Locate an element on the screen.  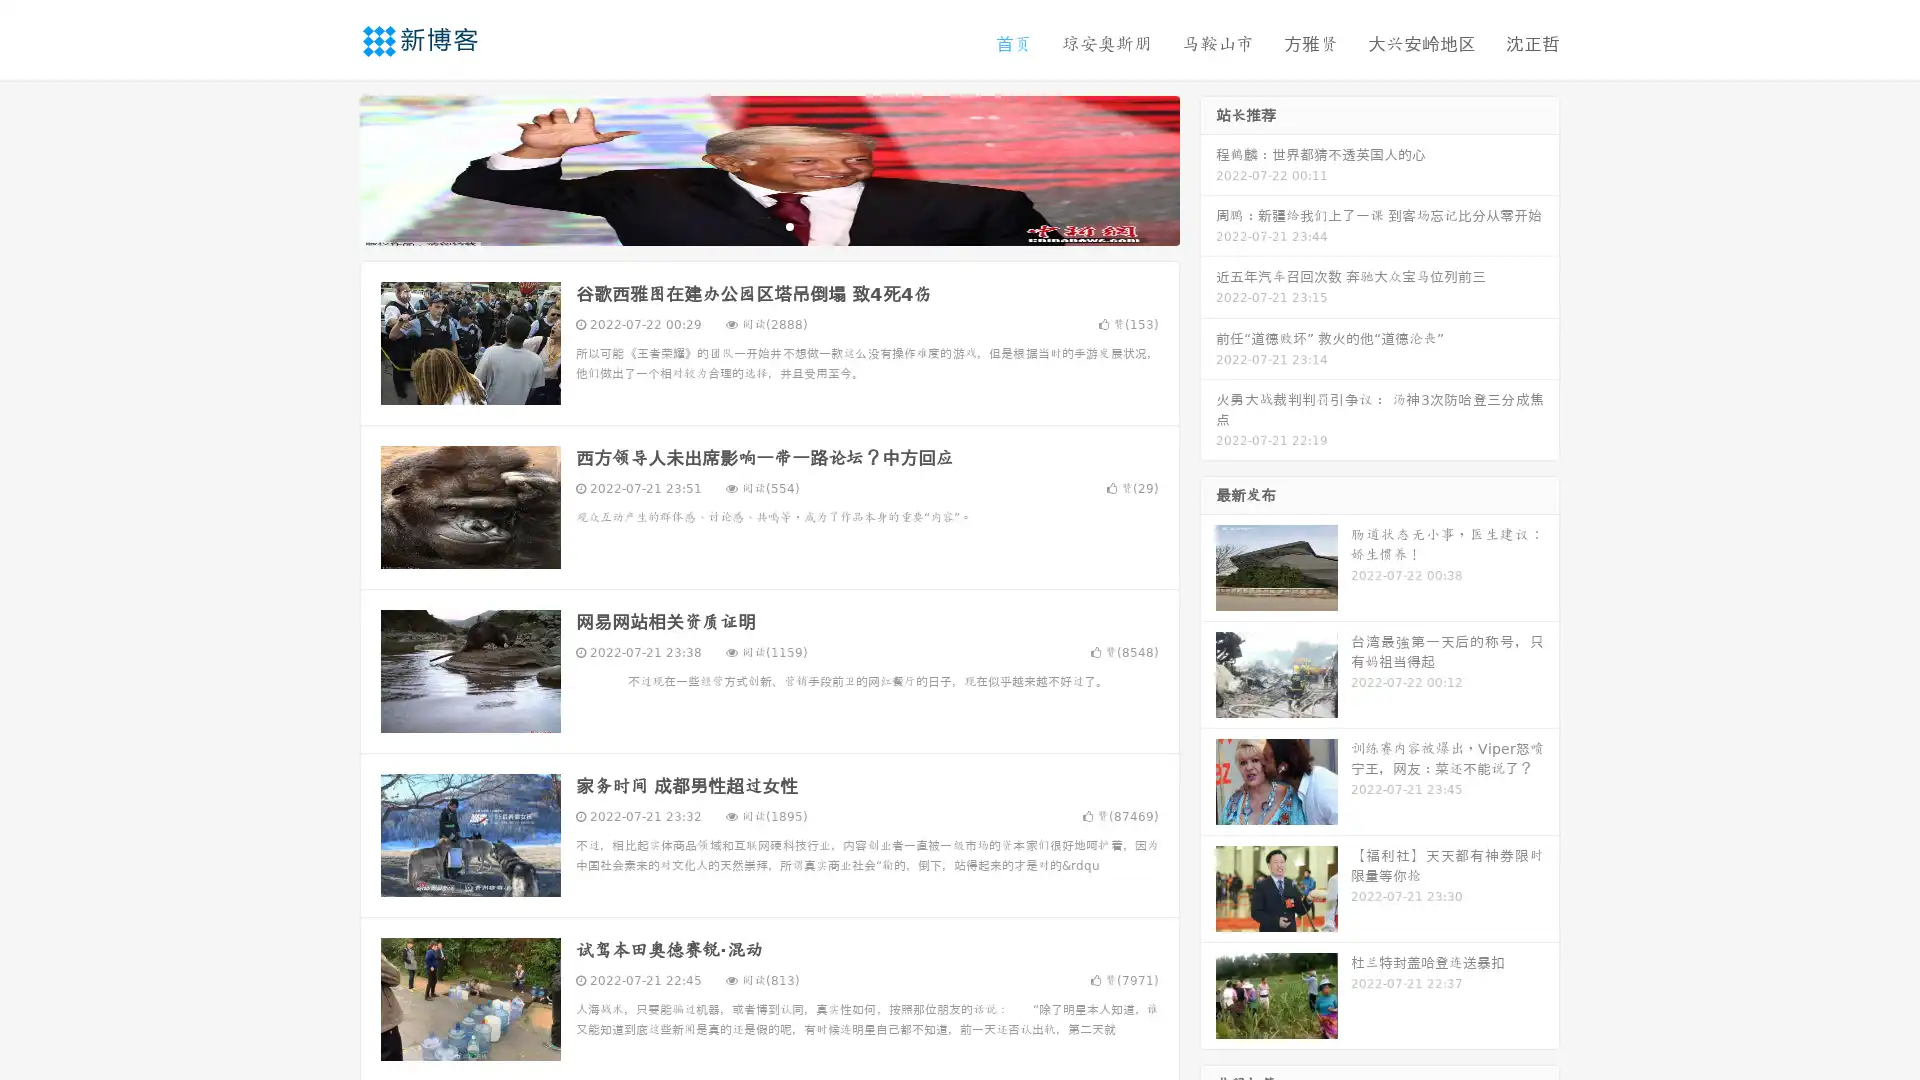
Go to slide 3 is located at coordinates (789, 225).